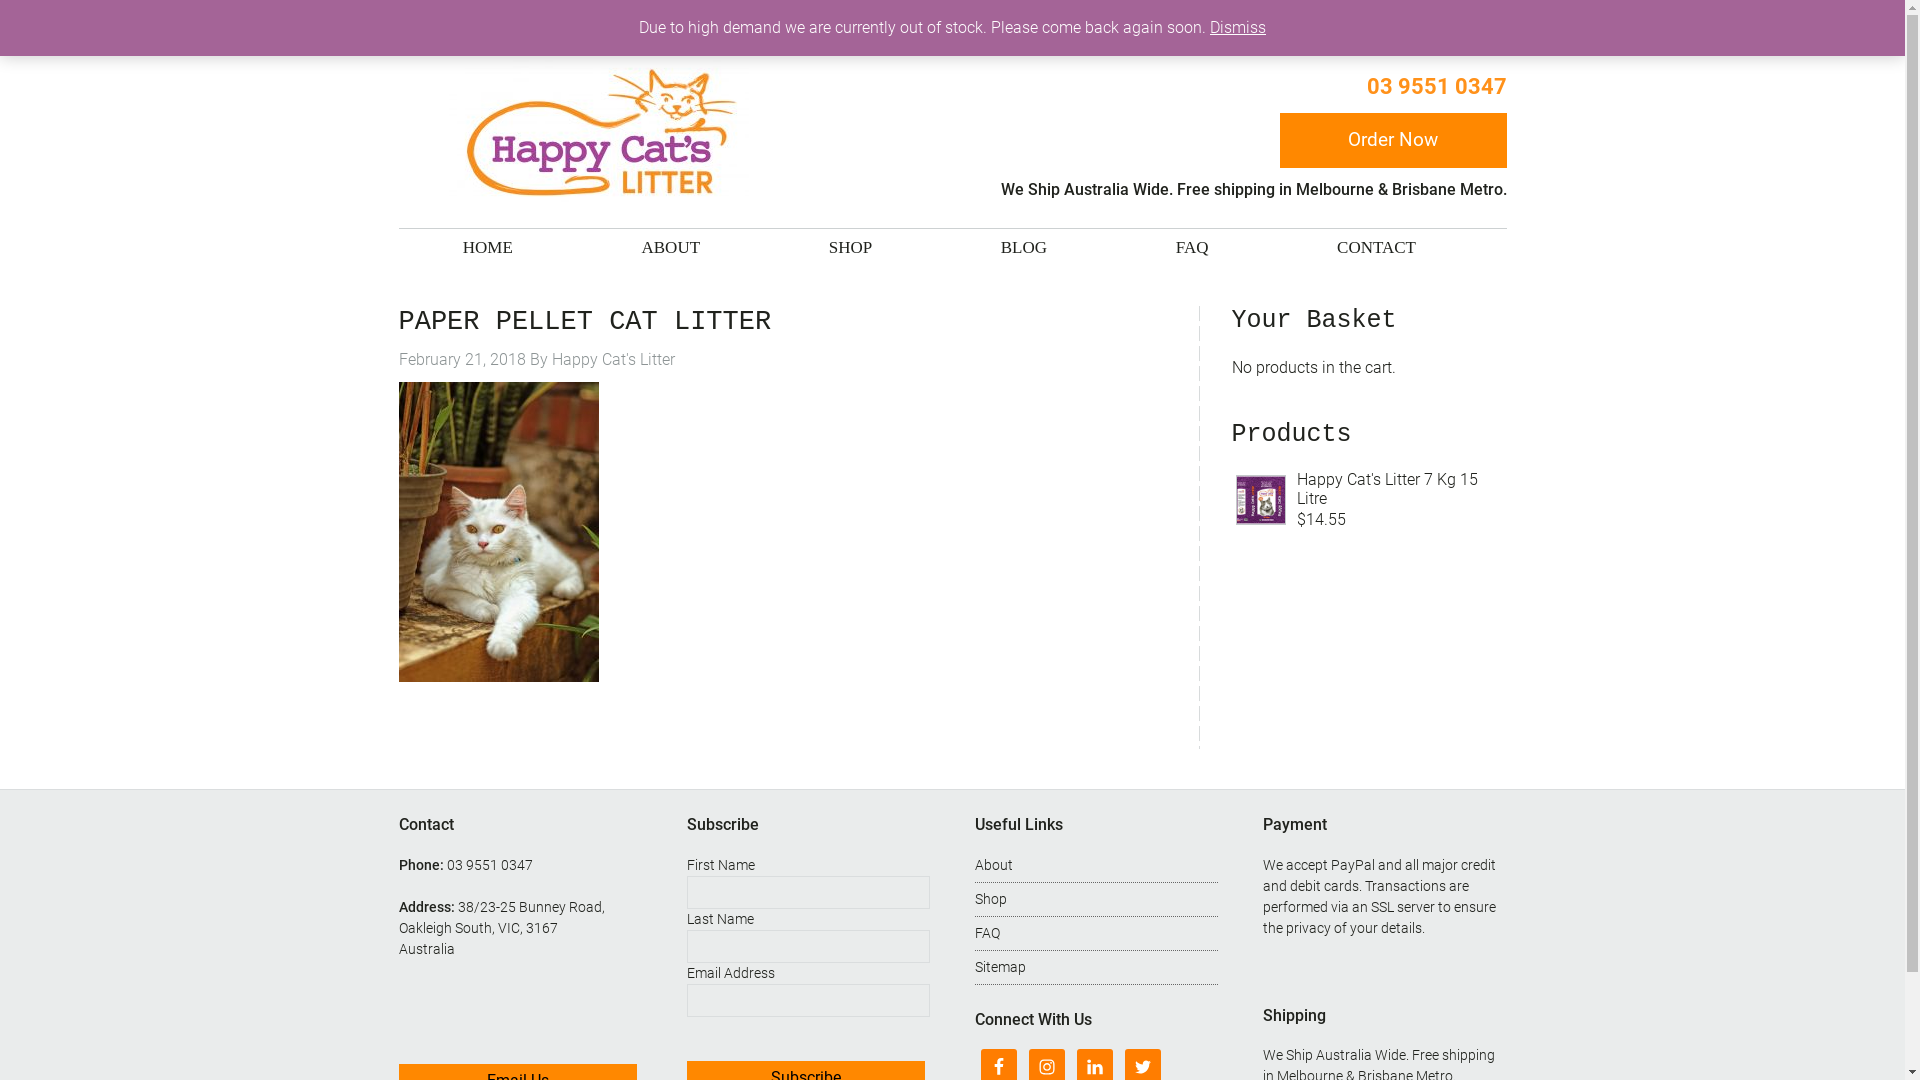  What do you see at coordinates (993, 863) in the screenshot?
I see `'About'` at bounding box center [993, 863].